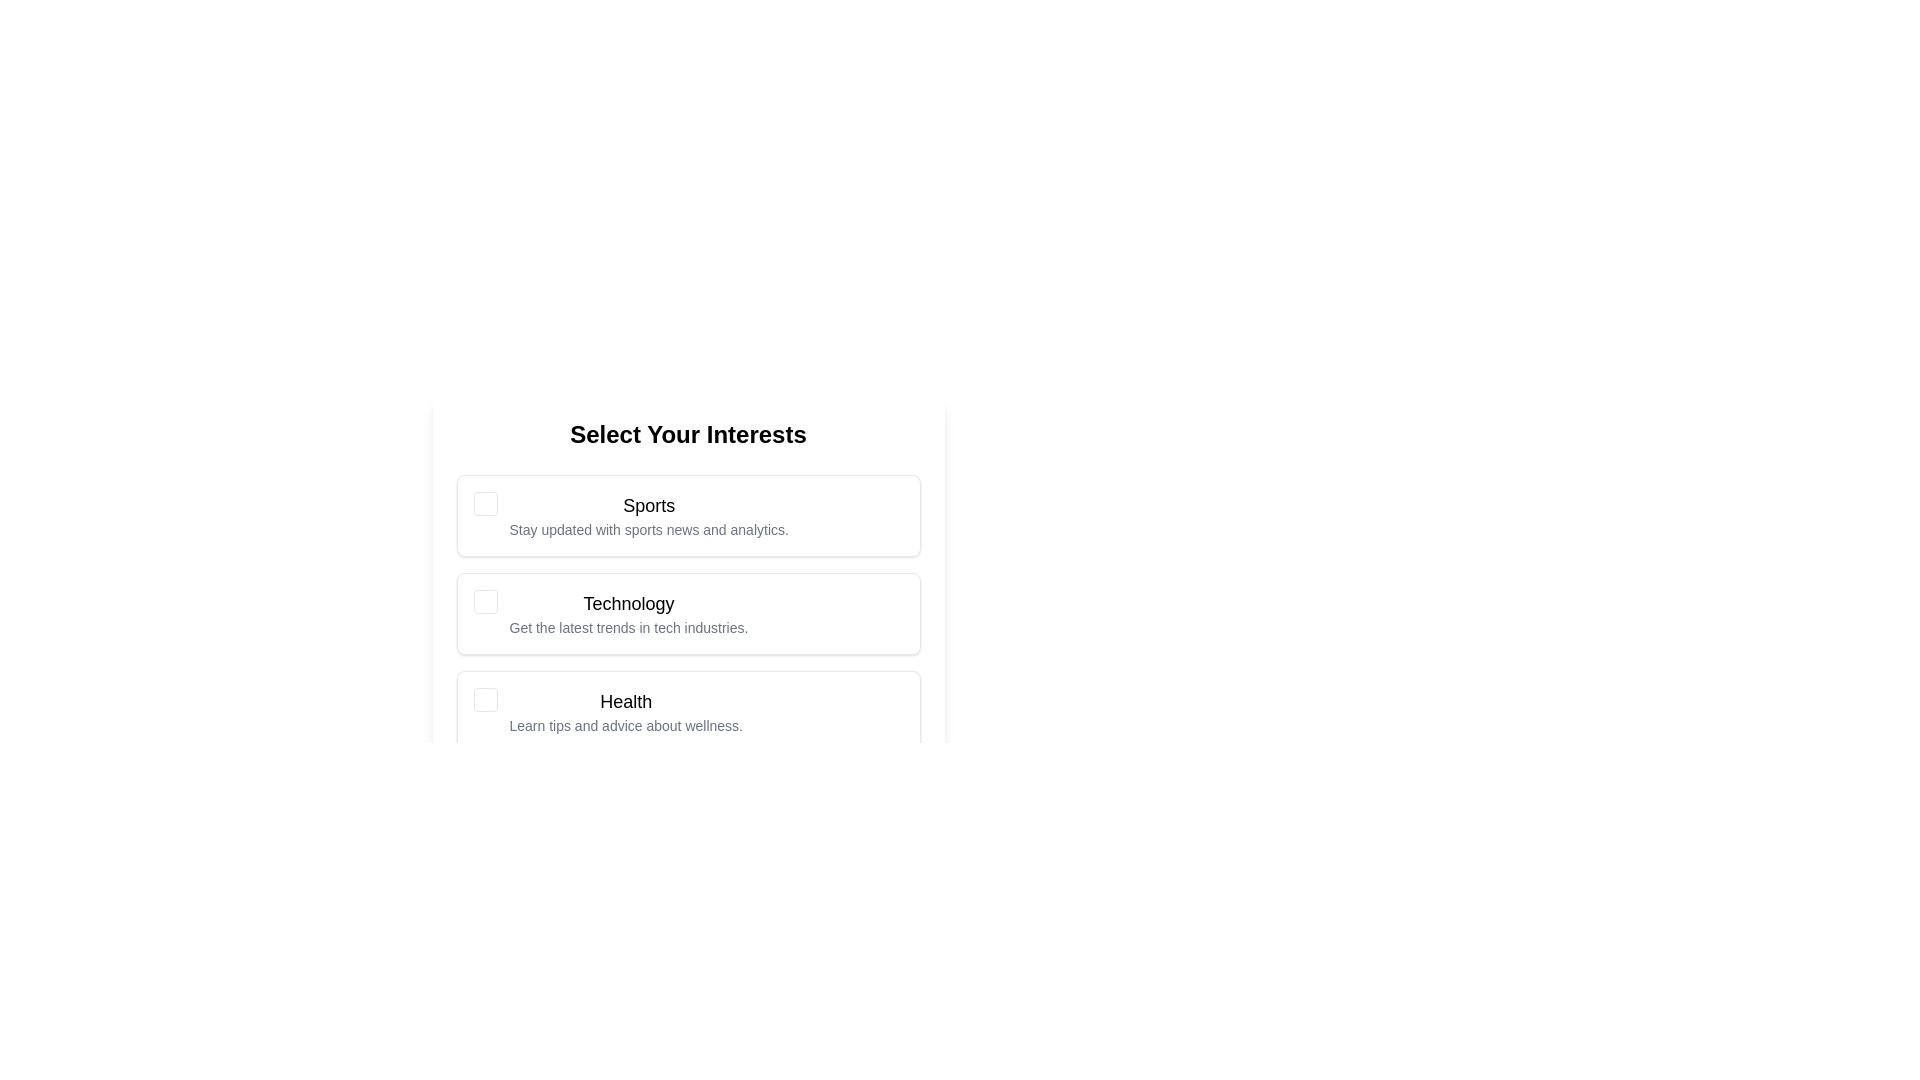 The width and height of the screenshot is (1920, 1080). Describe the element at coordinates (485, 698) in the screenshot. I see `the checkbox corresponding to Health` at that location.